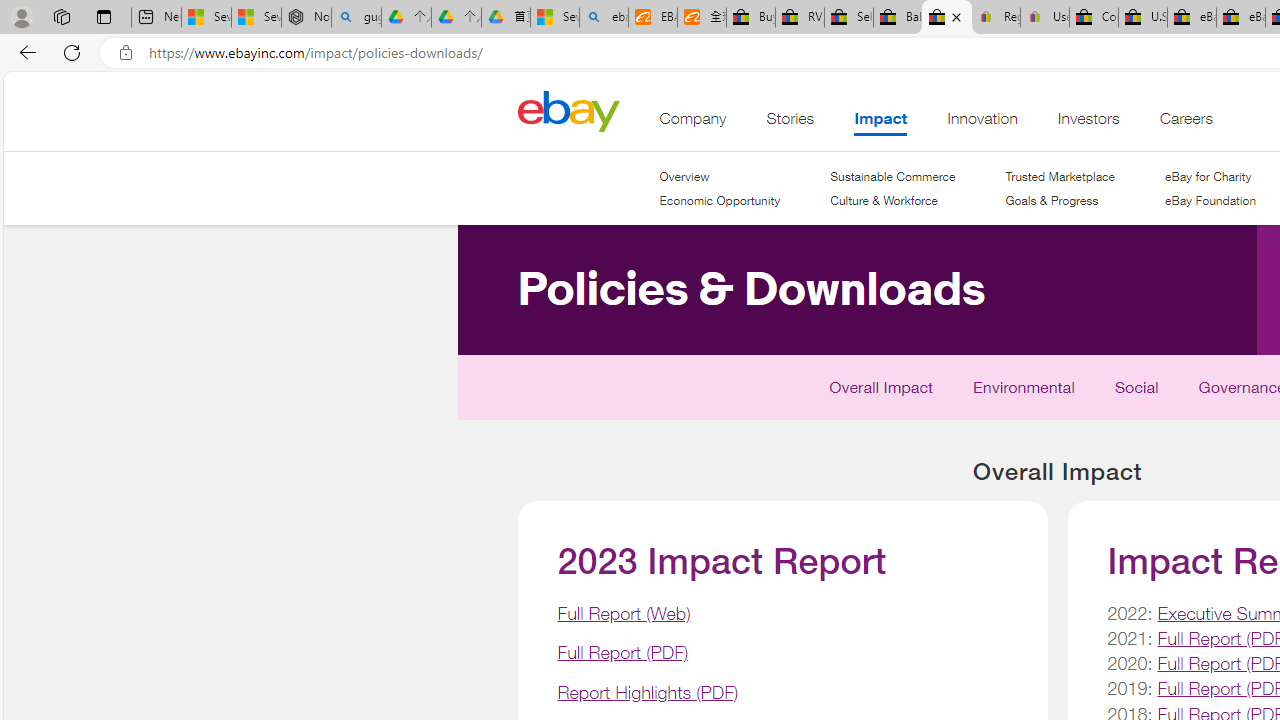 This screenshot has width=1280, height=720. Describe the element at coordinates (995, 17) in the screenshot. I see `'Register: Create a personal eBay account'` at that location.